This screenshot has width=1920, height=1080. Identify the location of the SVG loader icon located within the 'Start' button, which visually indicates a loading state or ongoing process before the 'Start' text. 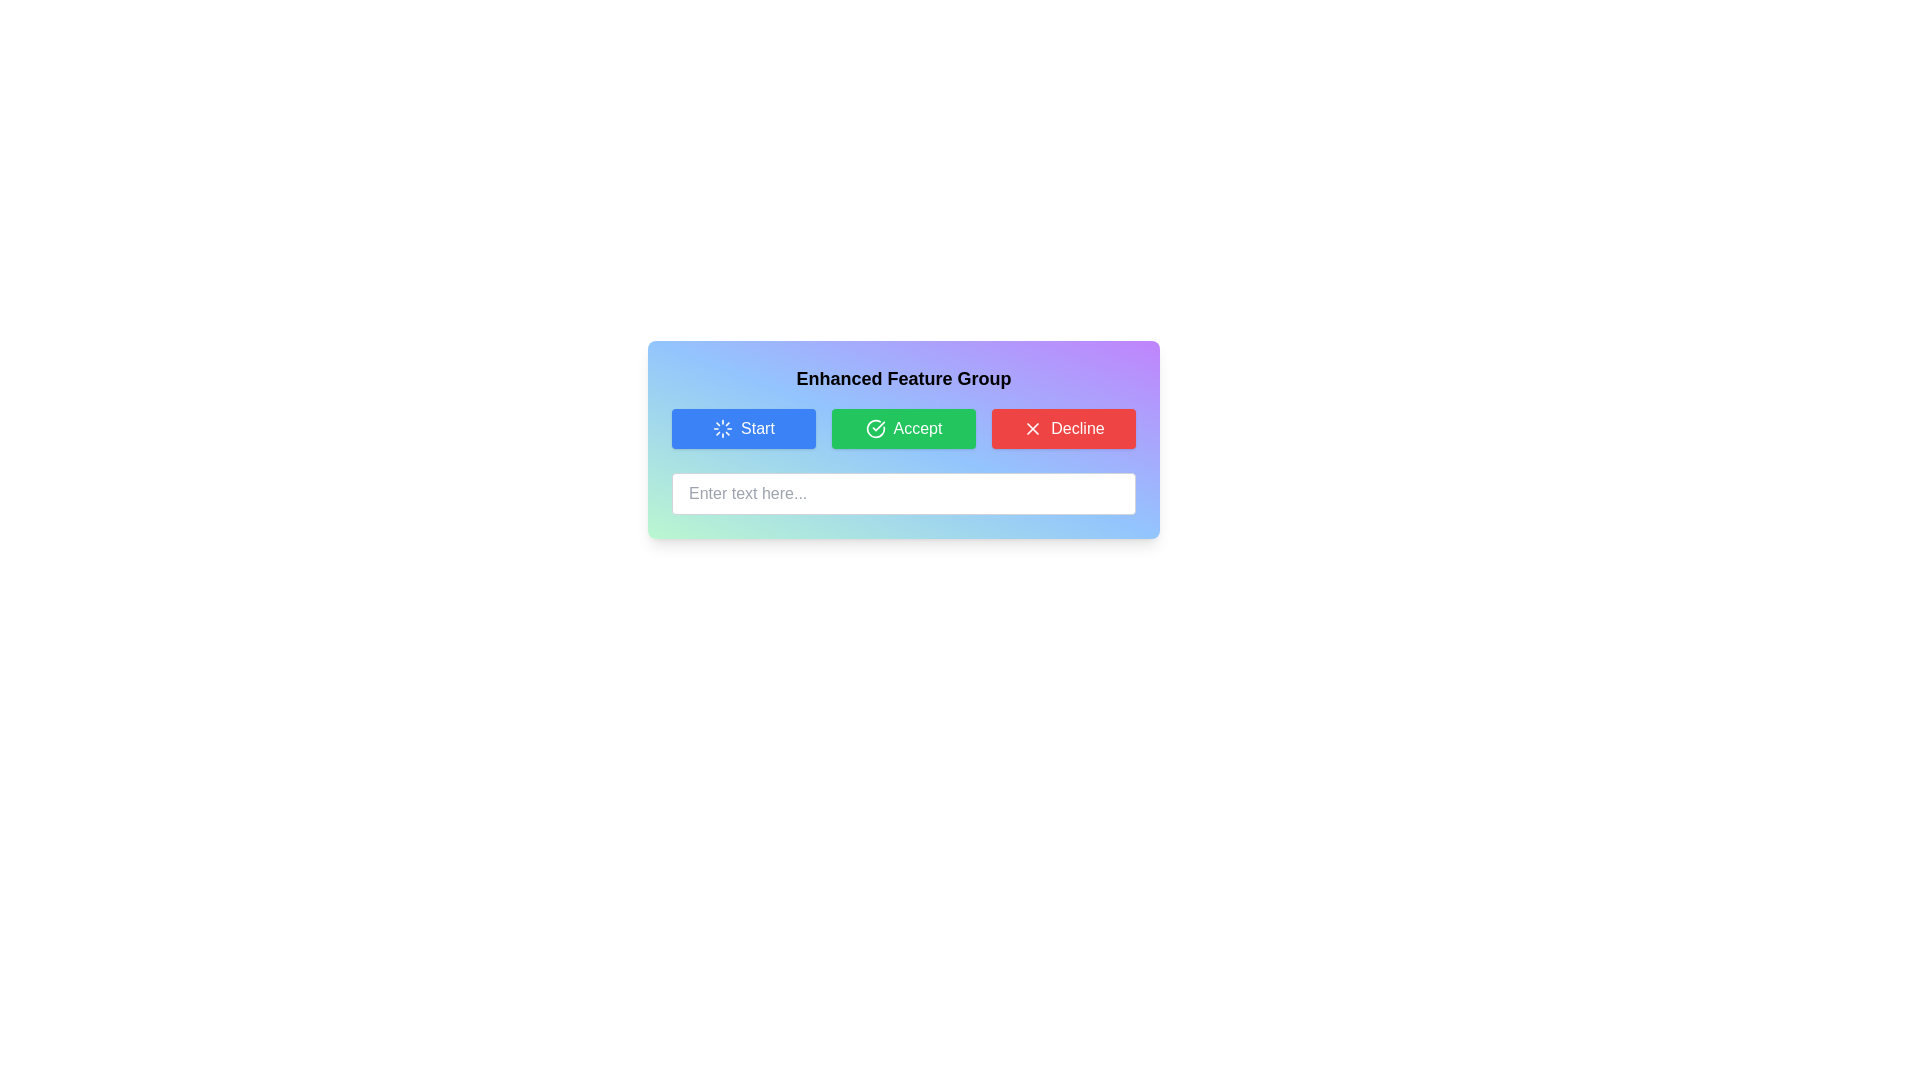
(722, 427).